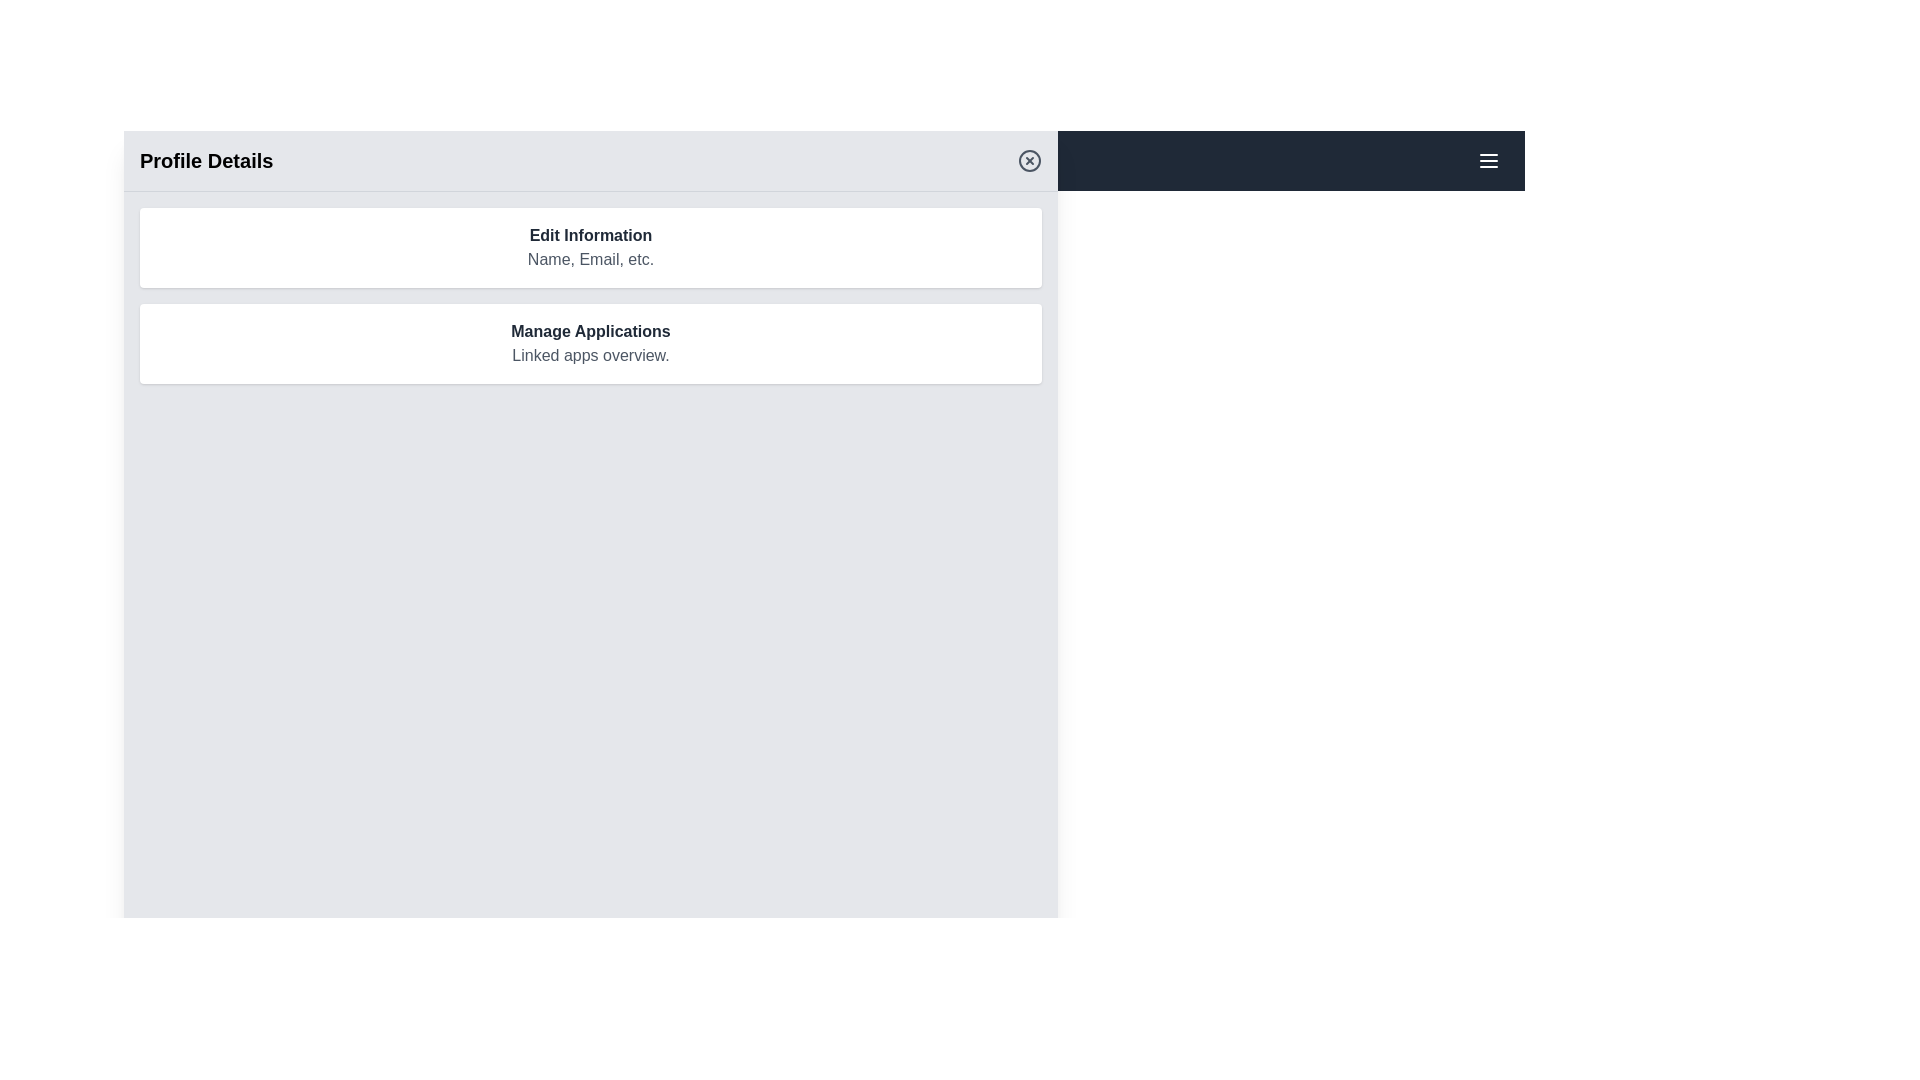 This screenshot has height=1080, width=1920. Describe the element at coordinates (206, 160) in the screenshot. I see `the bold and large-sized title text labeled 'Profile Details' in the top-left corner of the gray header section` at that location.